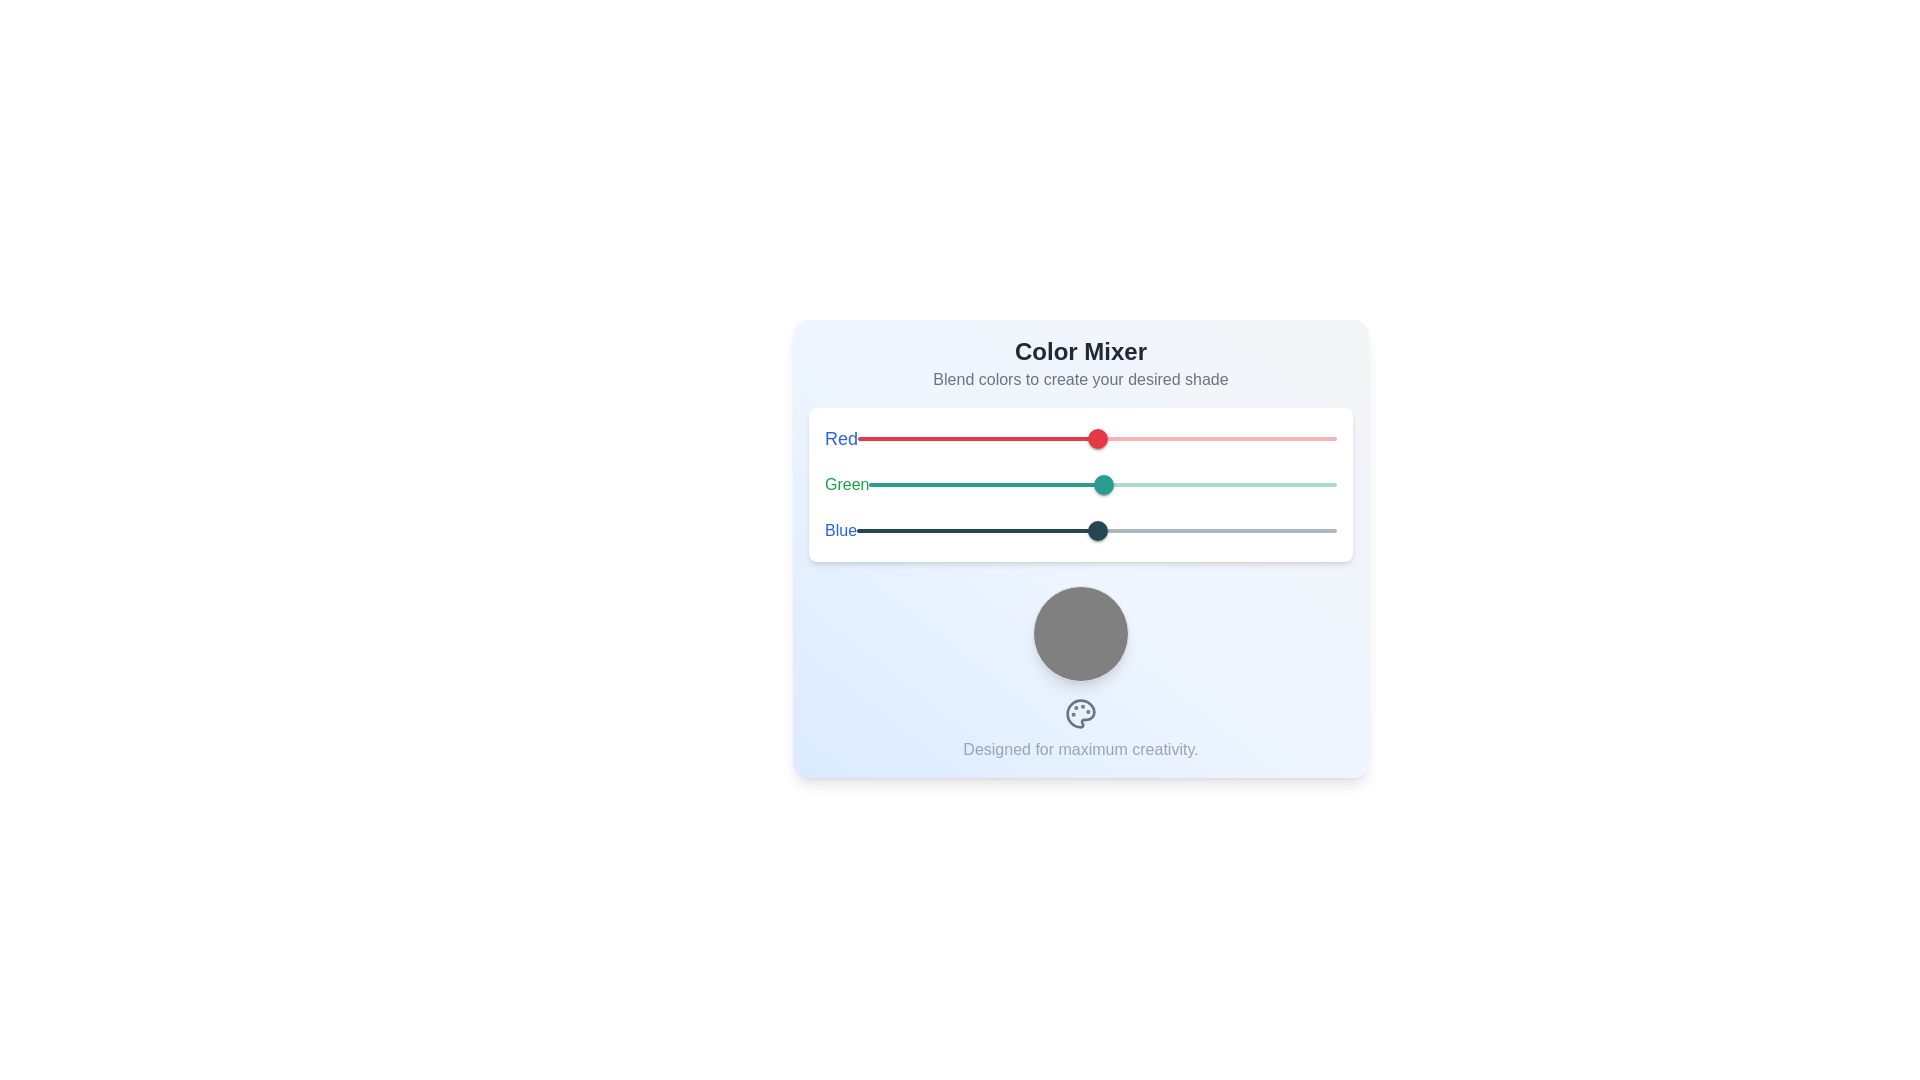 Image resolution: width=1920 pixels, height=1080 pixels. Describe the element at coordinates (1258, 530) in the screenshot. I see `the Blue channel` at that location.